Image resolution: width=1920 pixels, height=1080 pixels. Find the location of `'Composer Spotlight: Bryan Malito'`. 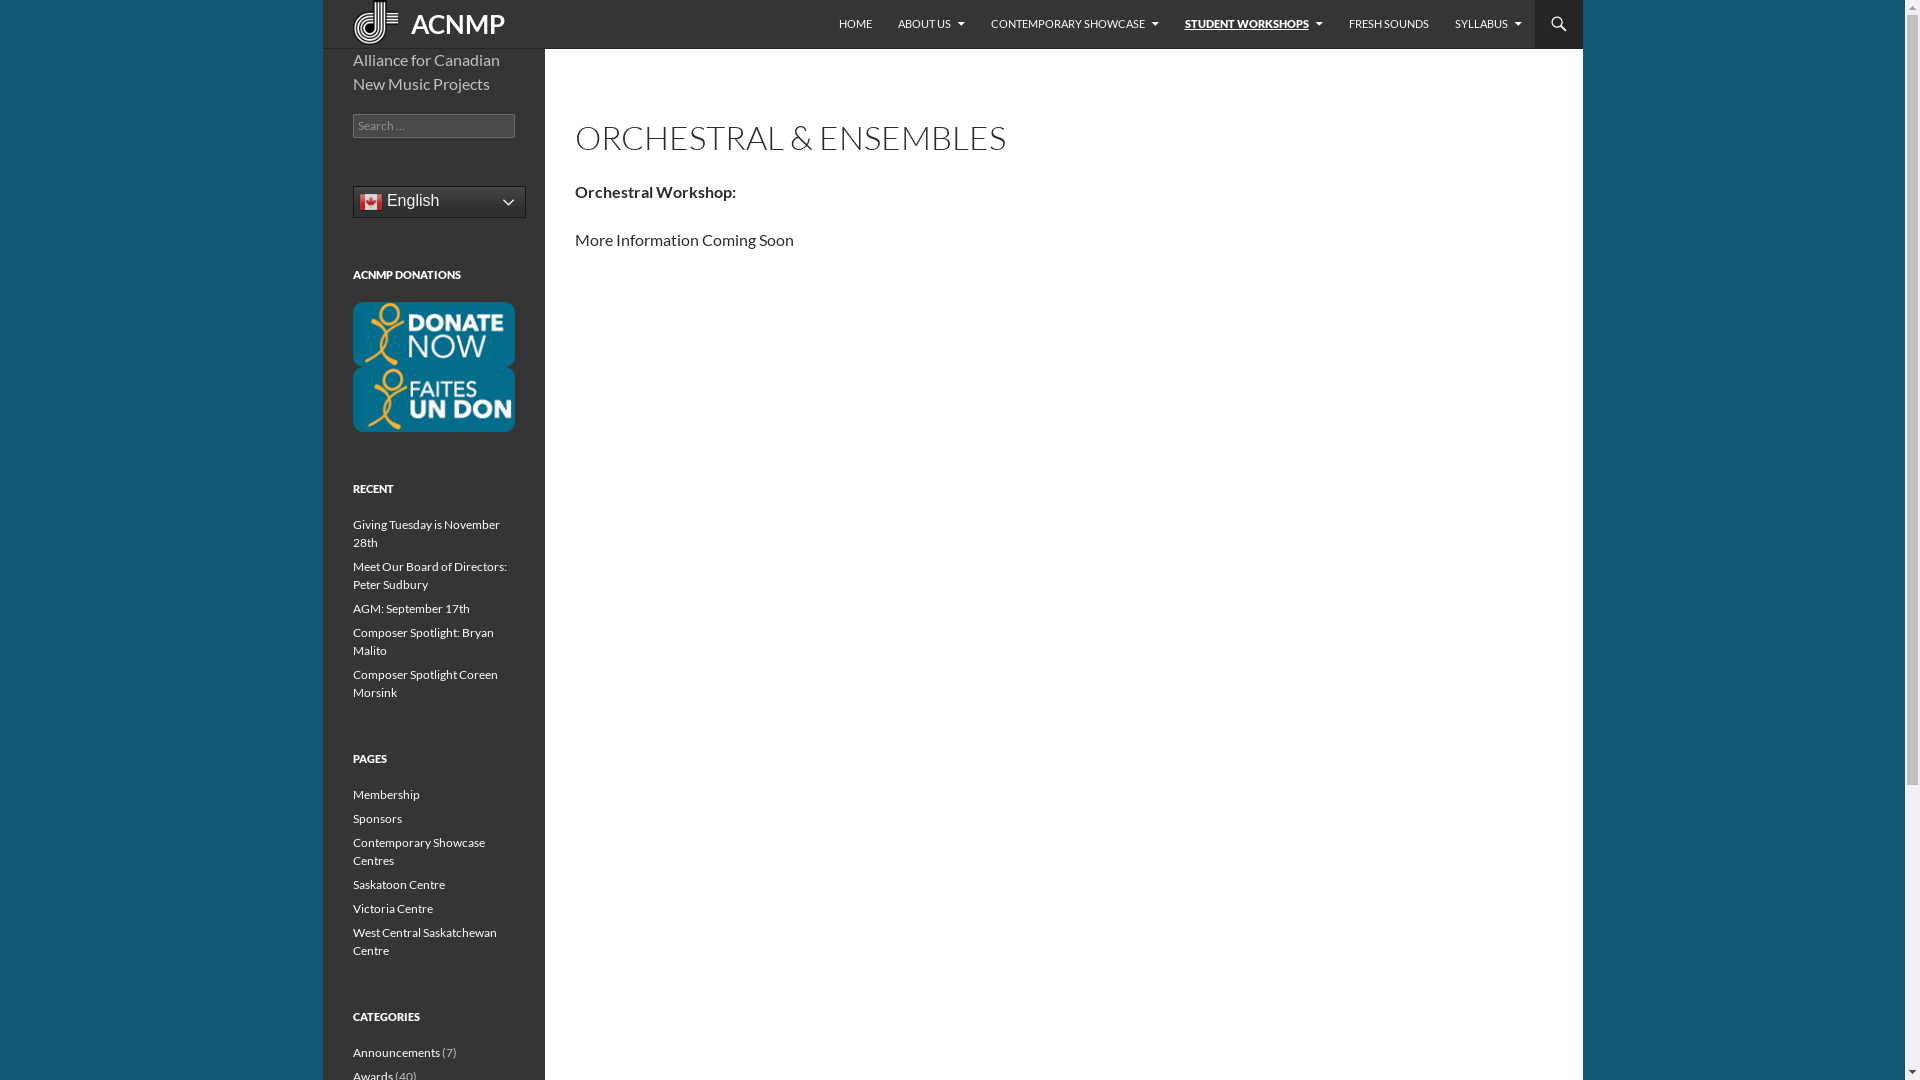

'Composer Spotlight: Bryan Malito' is located at coordinates (421, 641).